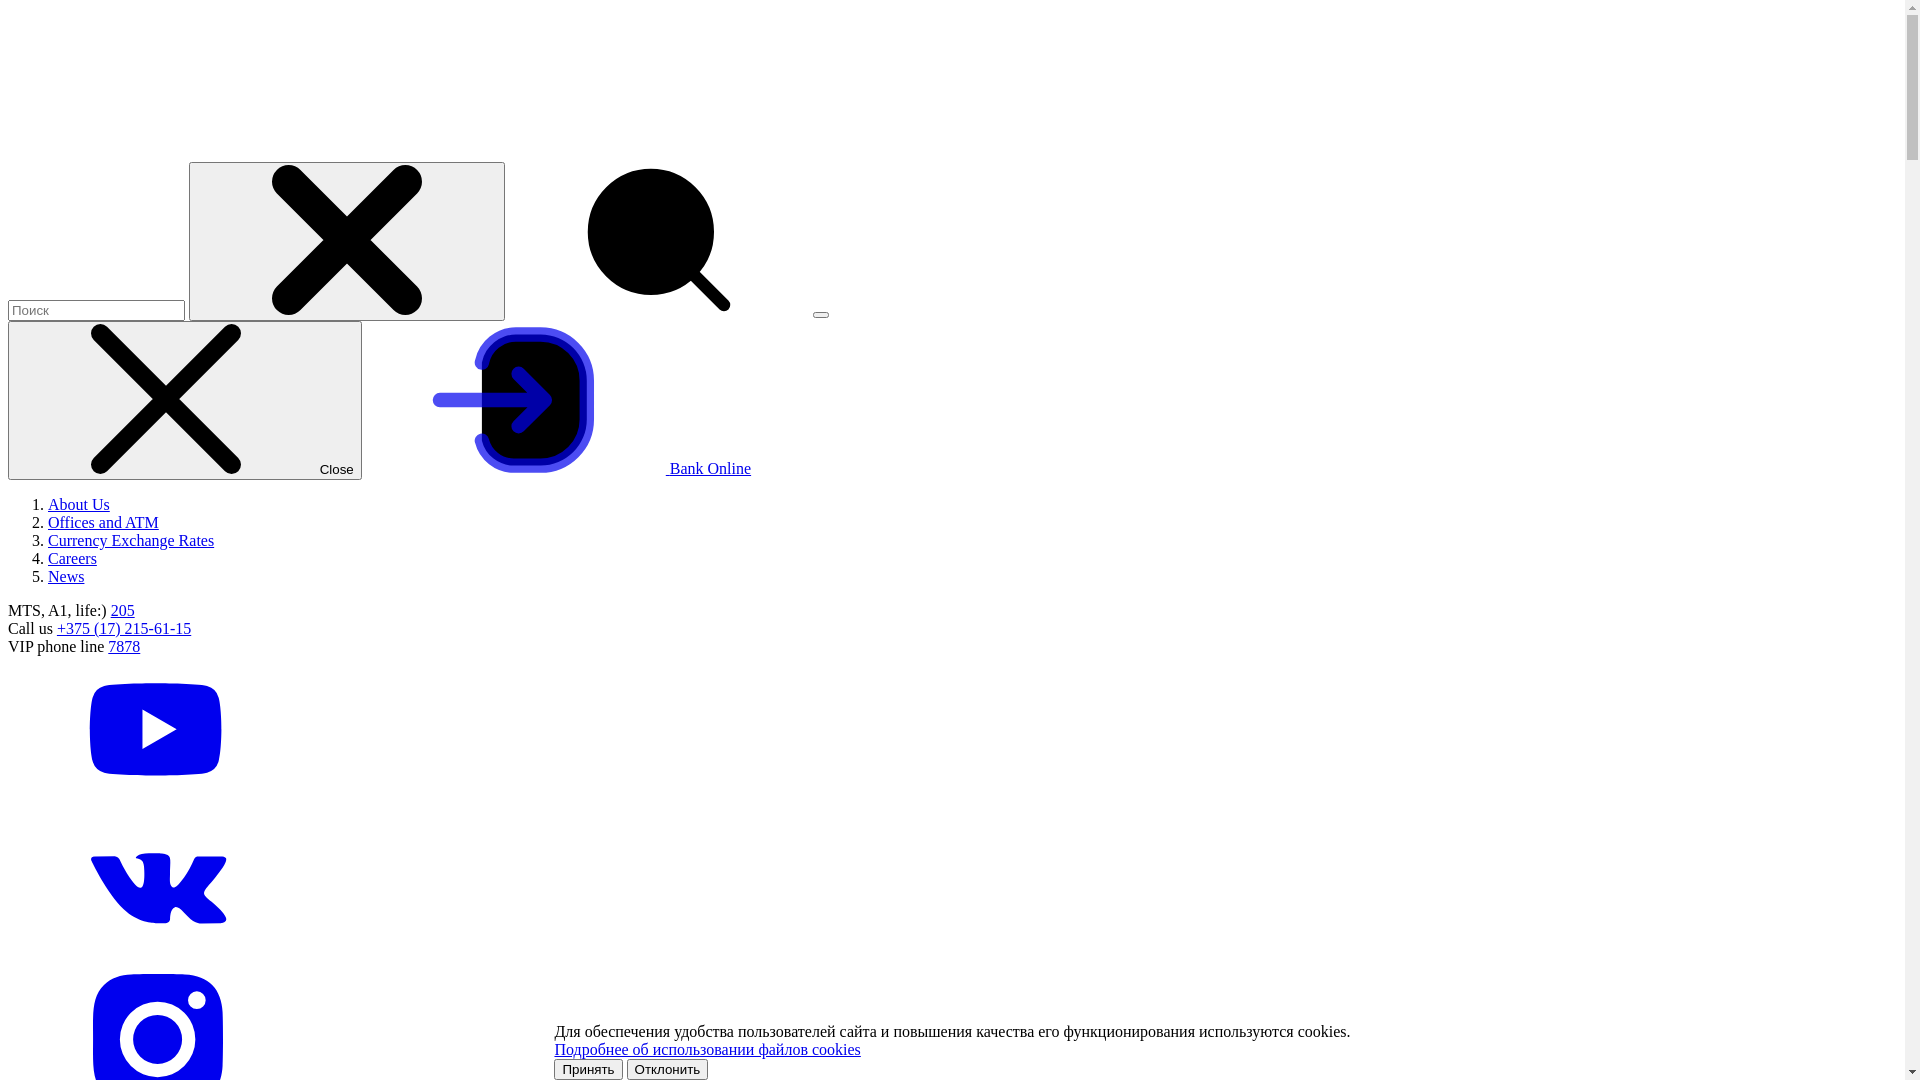  What do you see at coordinates (102, 521) in the screenshot?
I see `'Offices and ATM'` at bounding box center [102, 521].